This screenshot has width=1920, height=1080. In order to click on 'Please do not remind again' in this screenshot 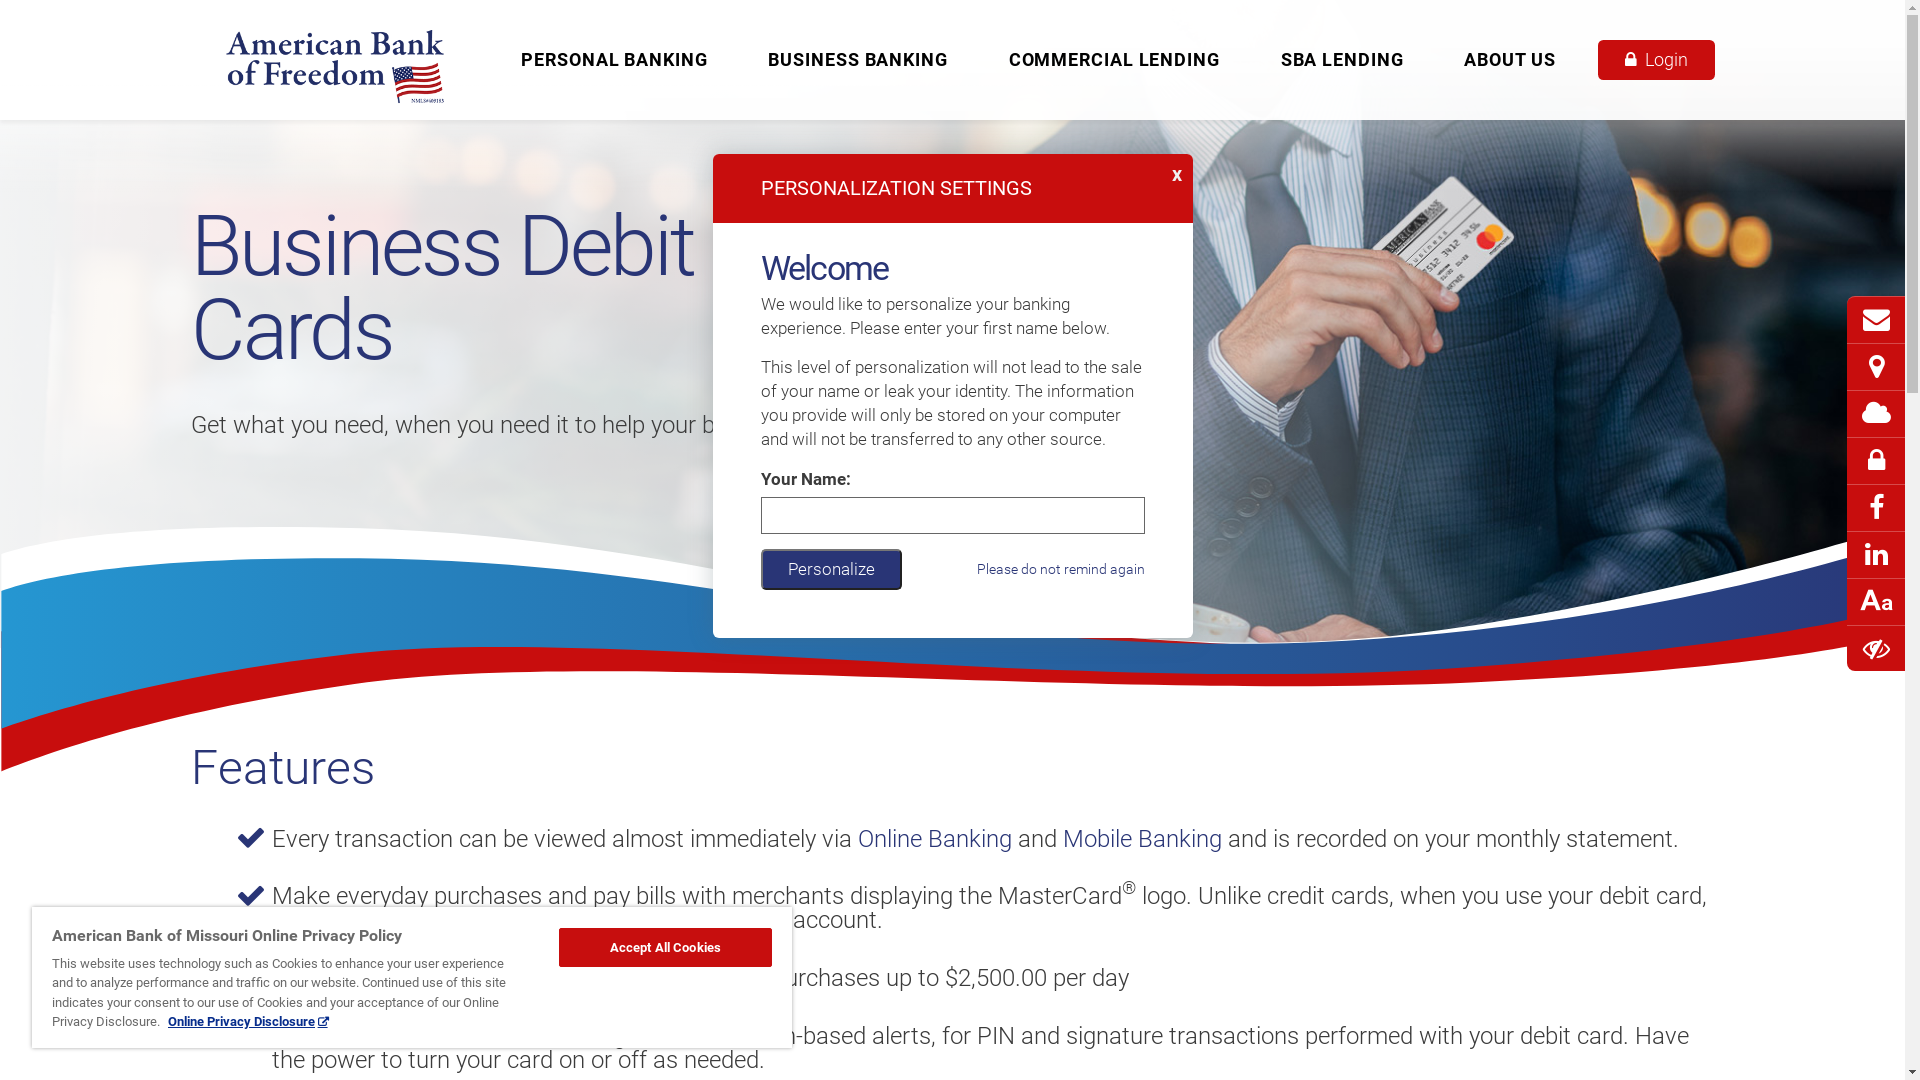, I will do `click(1059, 569)`.